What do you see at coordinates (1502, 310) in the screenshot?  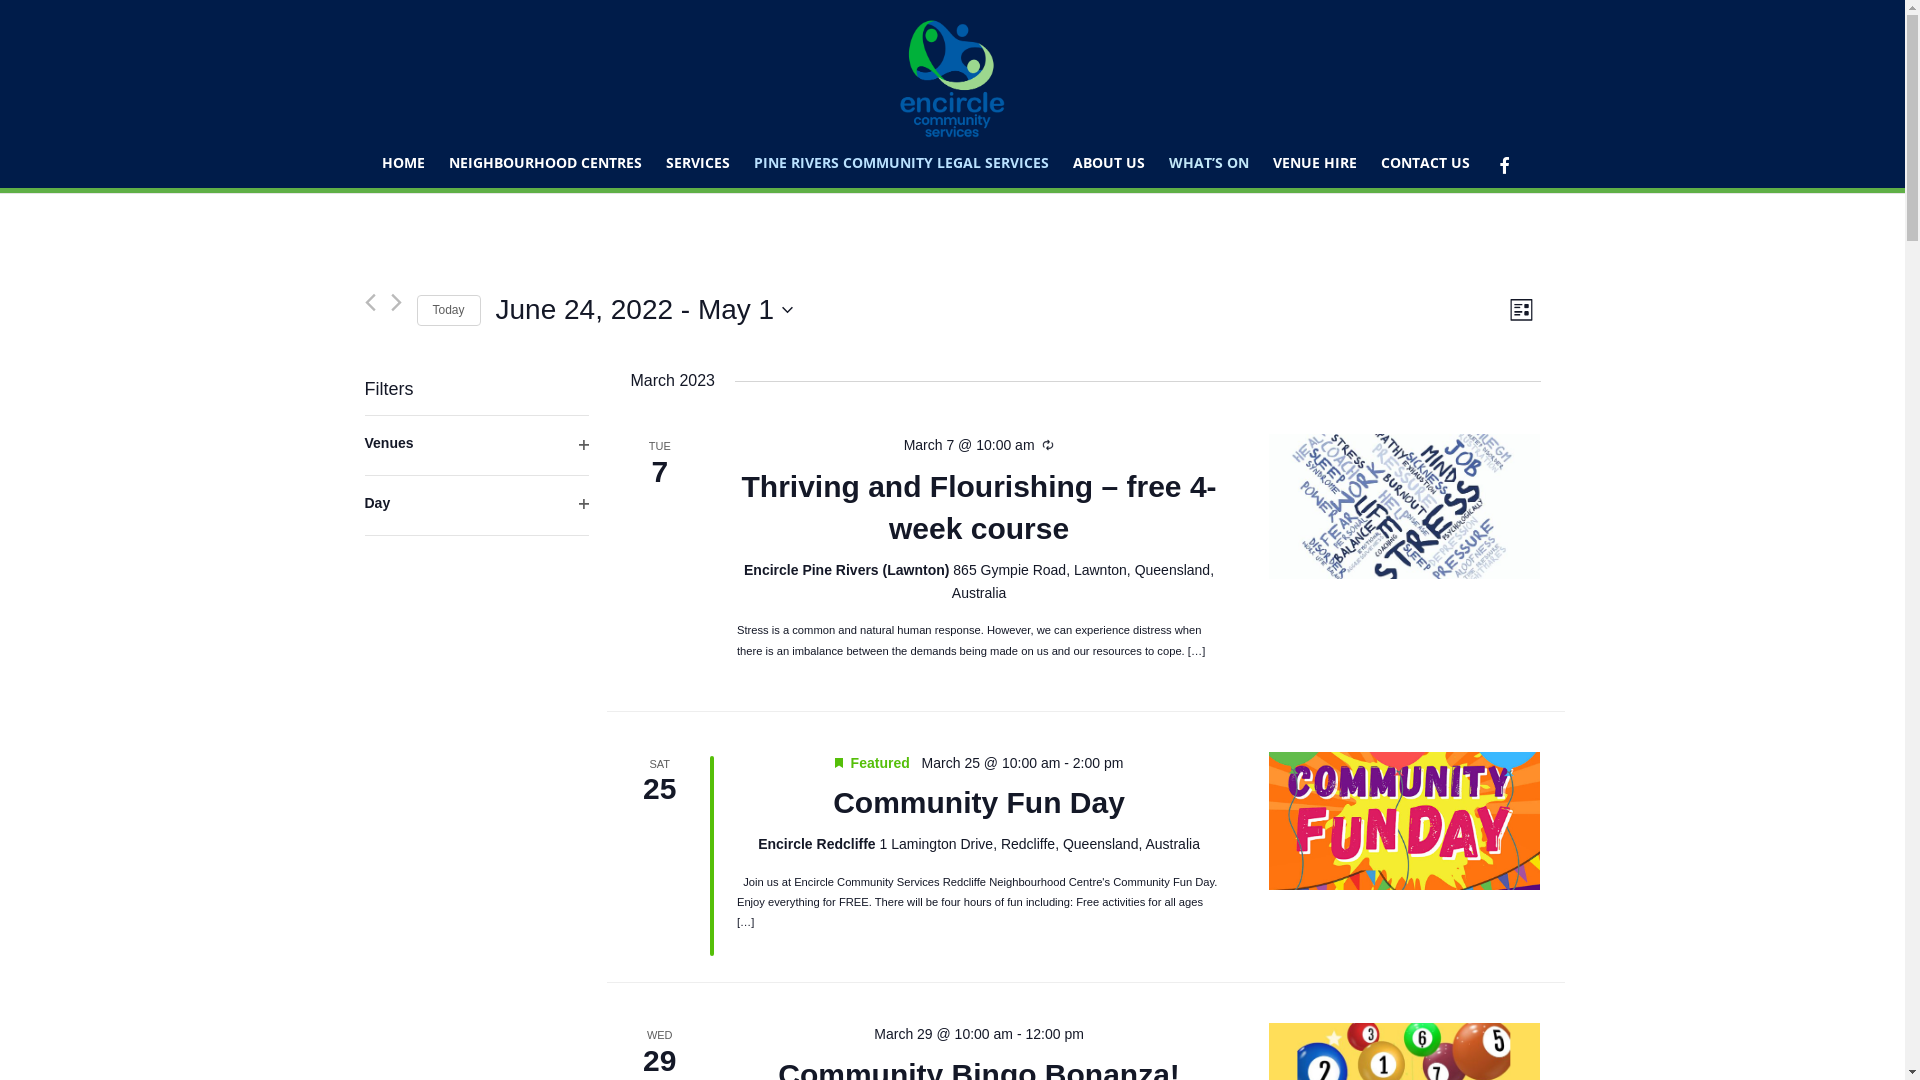 I see `'List'` at bounding box center [1502, 310].